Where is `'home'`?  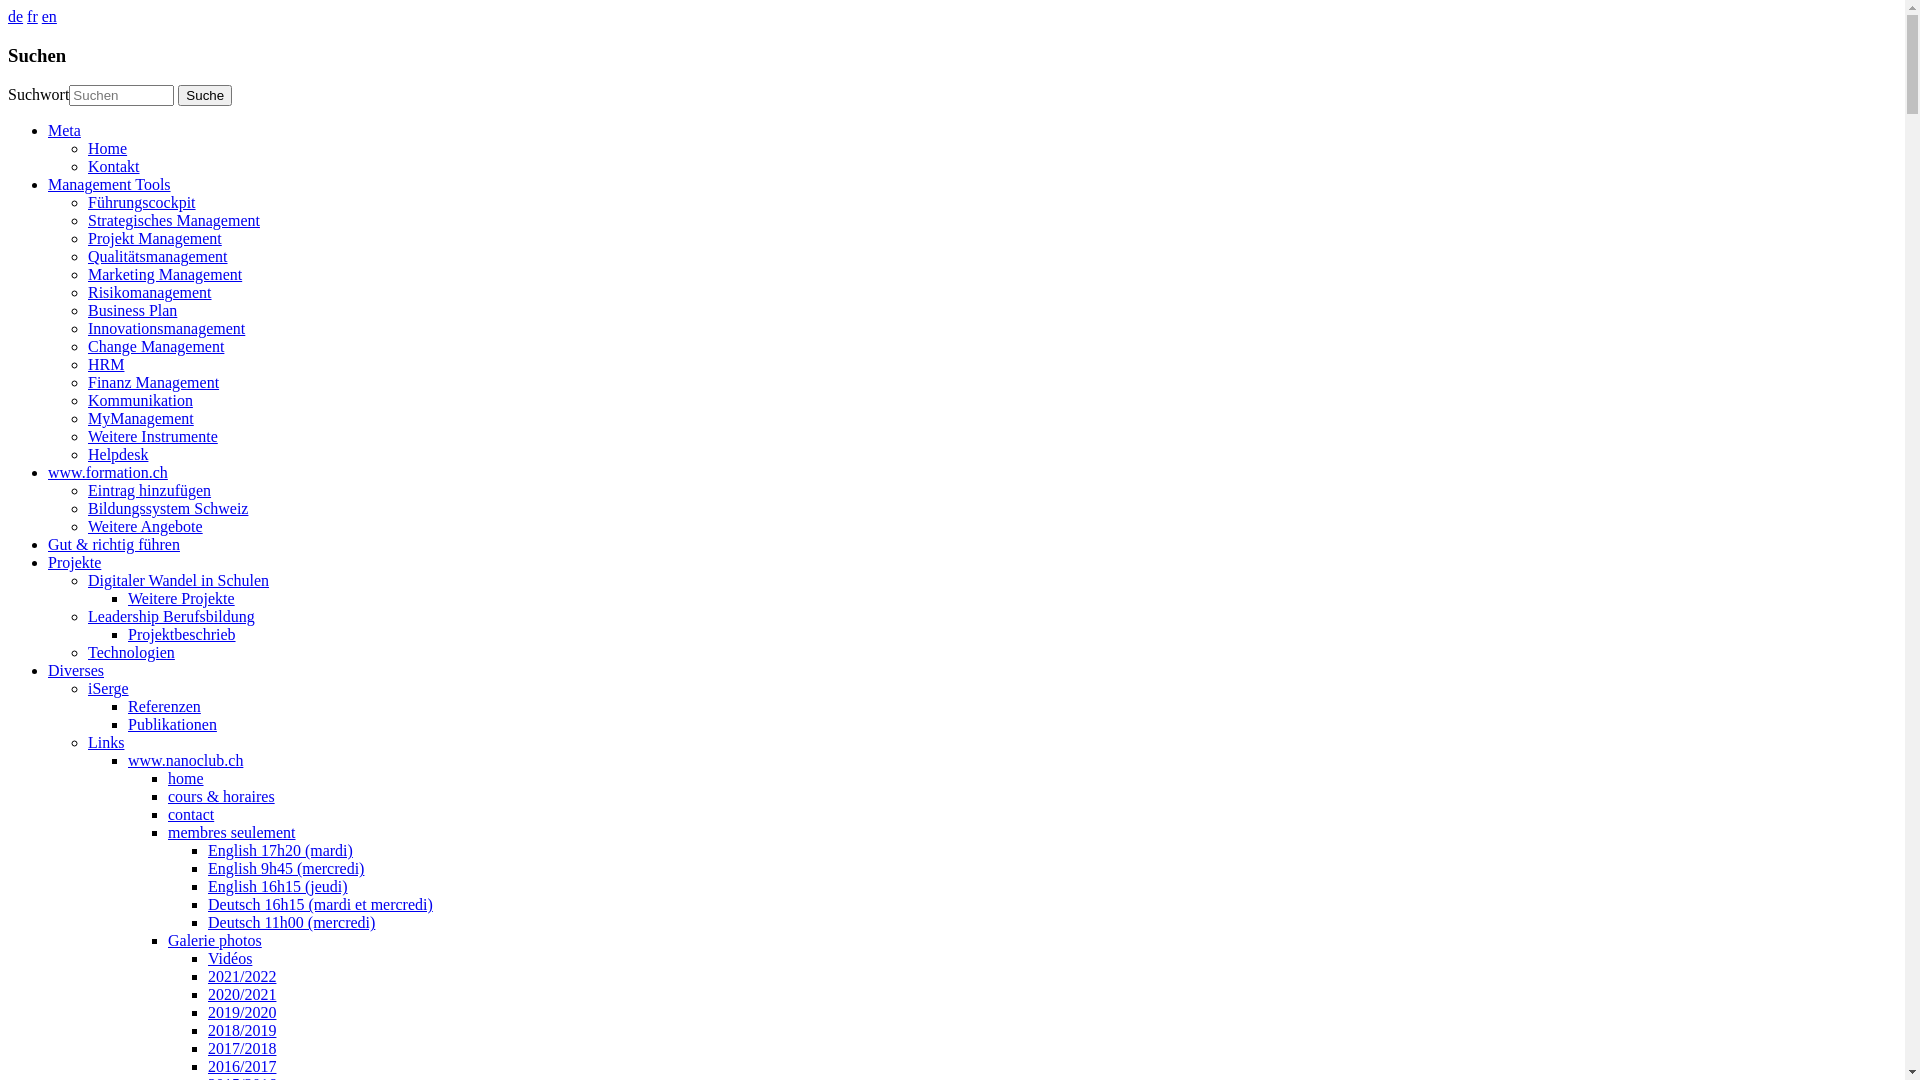
'home' is located at coordinates (168, 777).